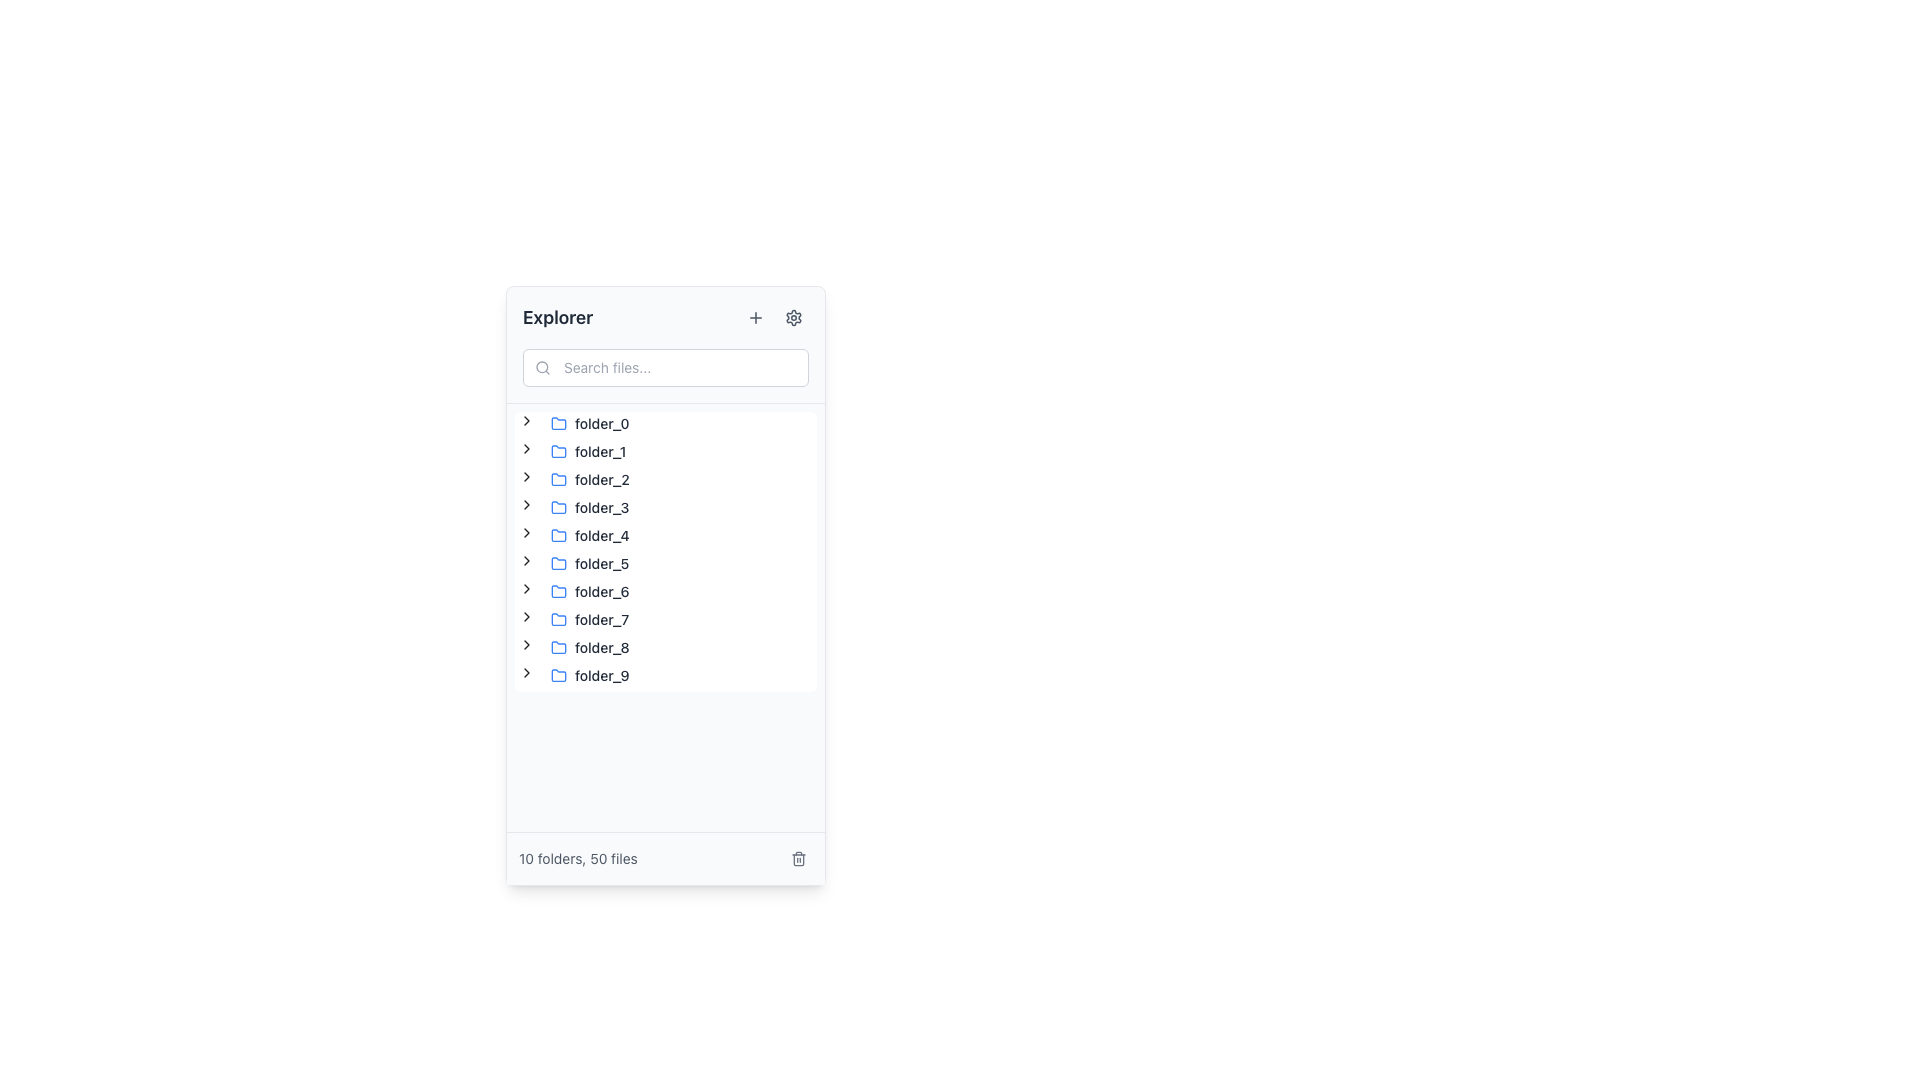 This screenshot has width=1920, height=1080. I want to click on the selectable list item represented by a blue folder icon with the text 'folder_4', which is the fifth item, so click(589, 535).